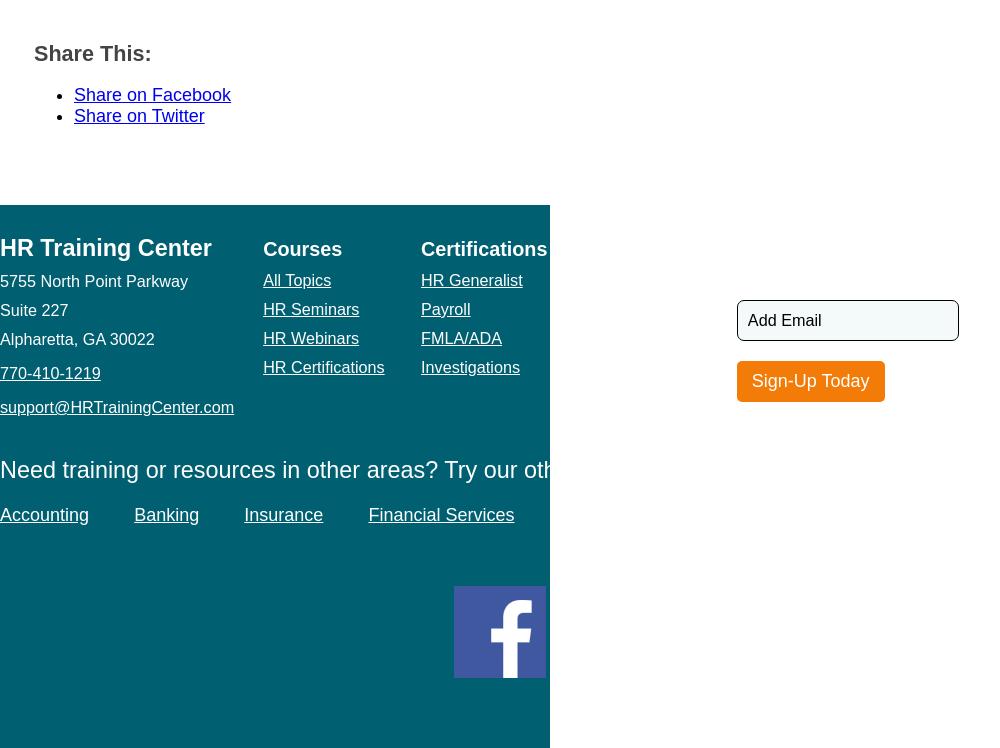 The height and width of the screenshot is (748, 1000). I want to click on 'Info', so click(595, 248).